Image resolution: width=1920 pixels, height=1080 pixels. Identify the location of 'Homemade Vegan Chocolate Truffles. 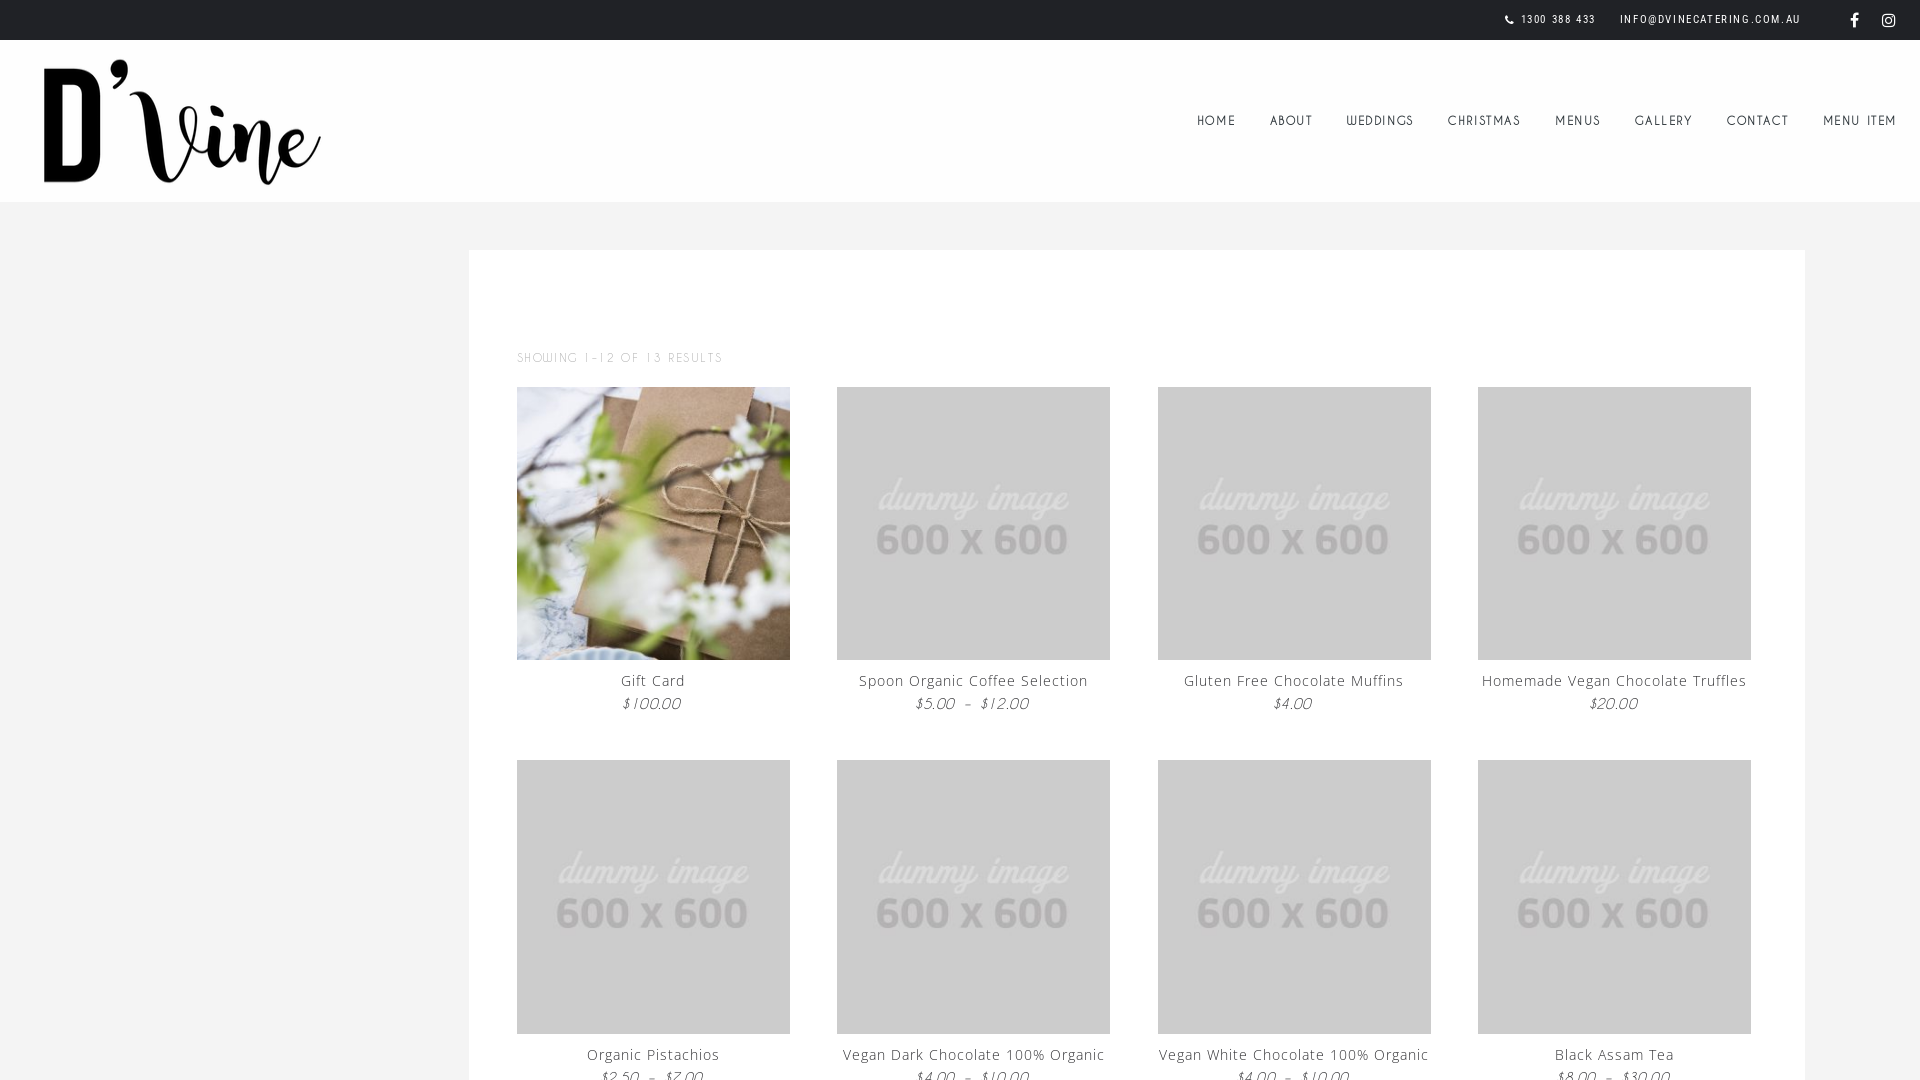
(1614, 552).